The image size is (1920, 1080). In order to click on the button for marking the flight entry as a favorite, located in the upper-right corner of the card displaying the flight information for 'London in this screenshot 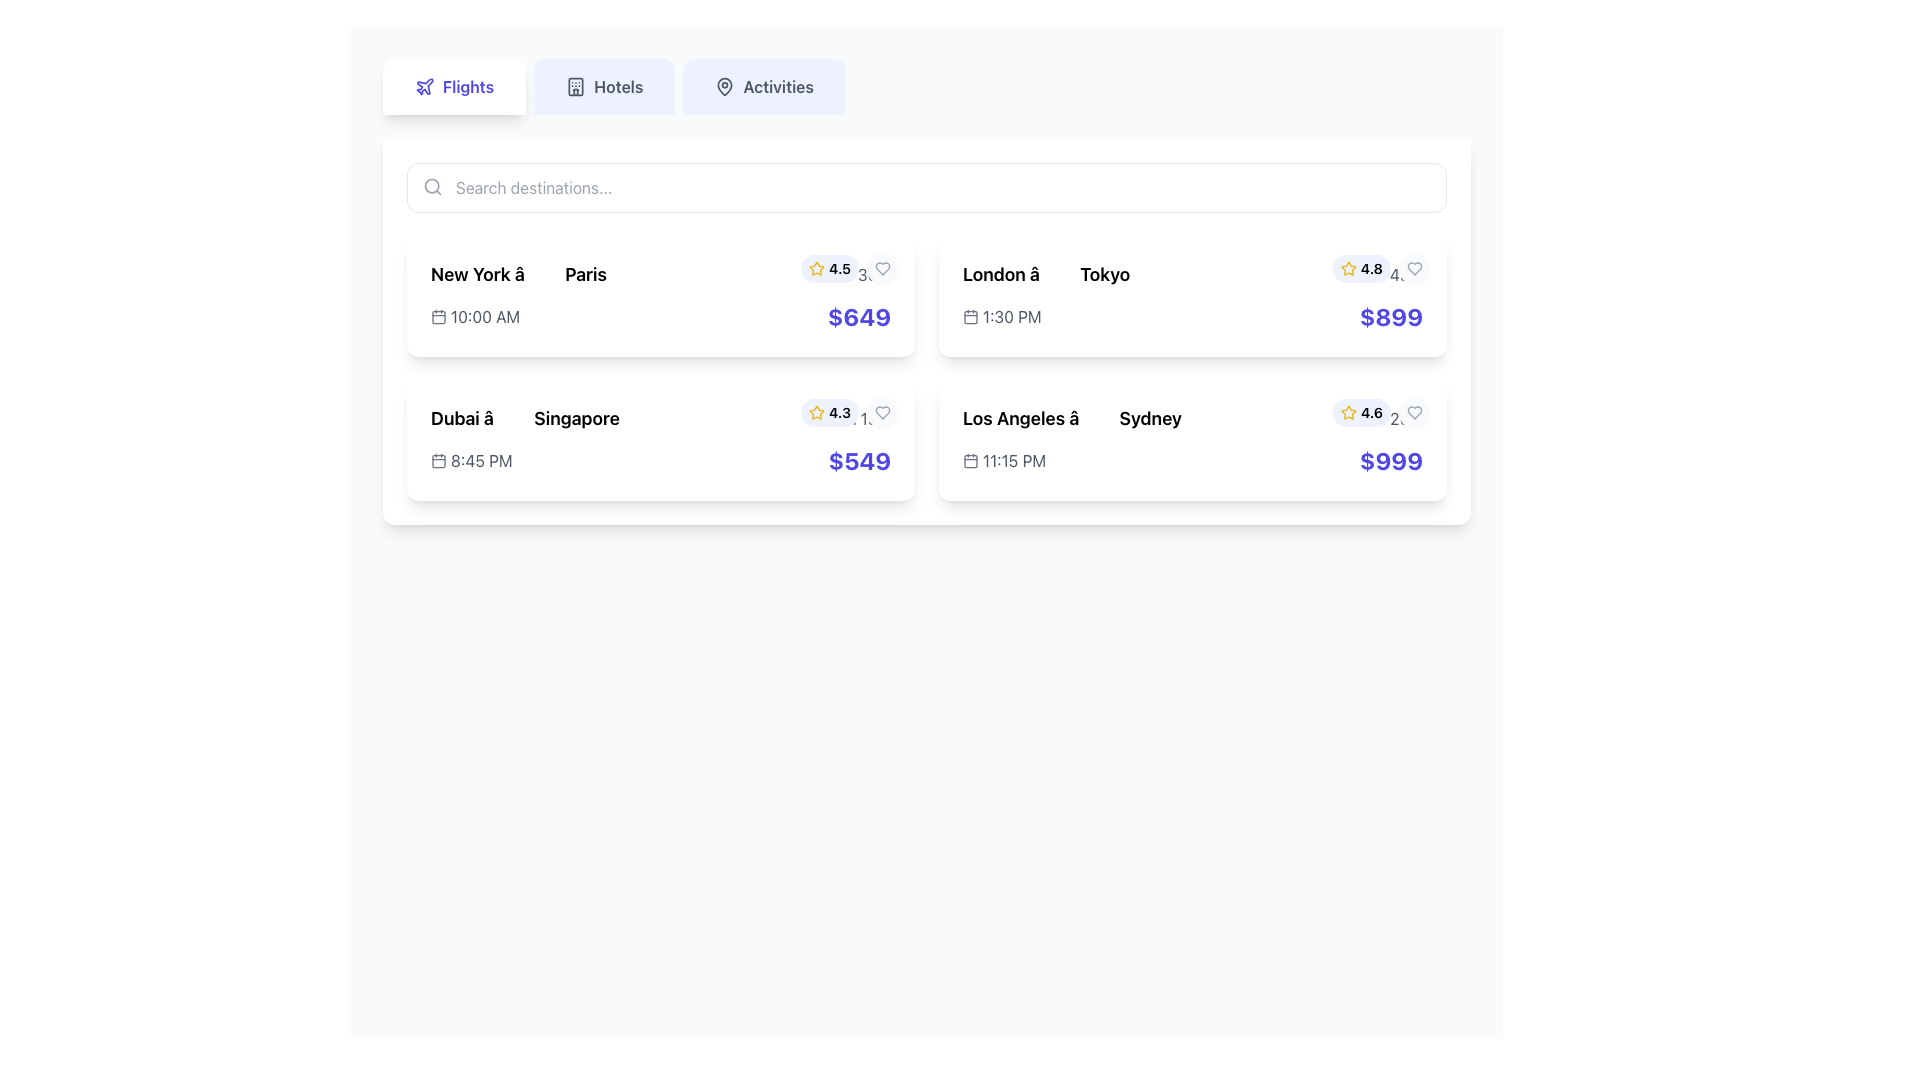, I will do `click(1414, 268)`.